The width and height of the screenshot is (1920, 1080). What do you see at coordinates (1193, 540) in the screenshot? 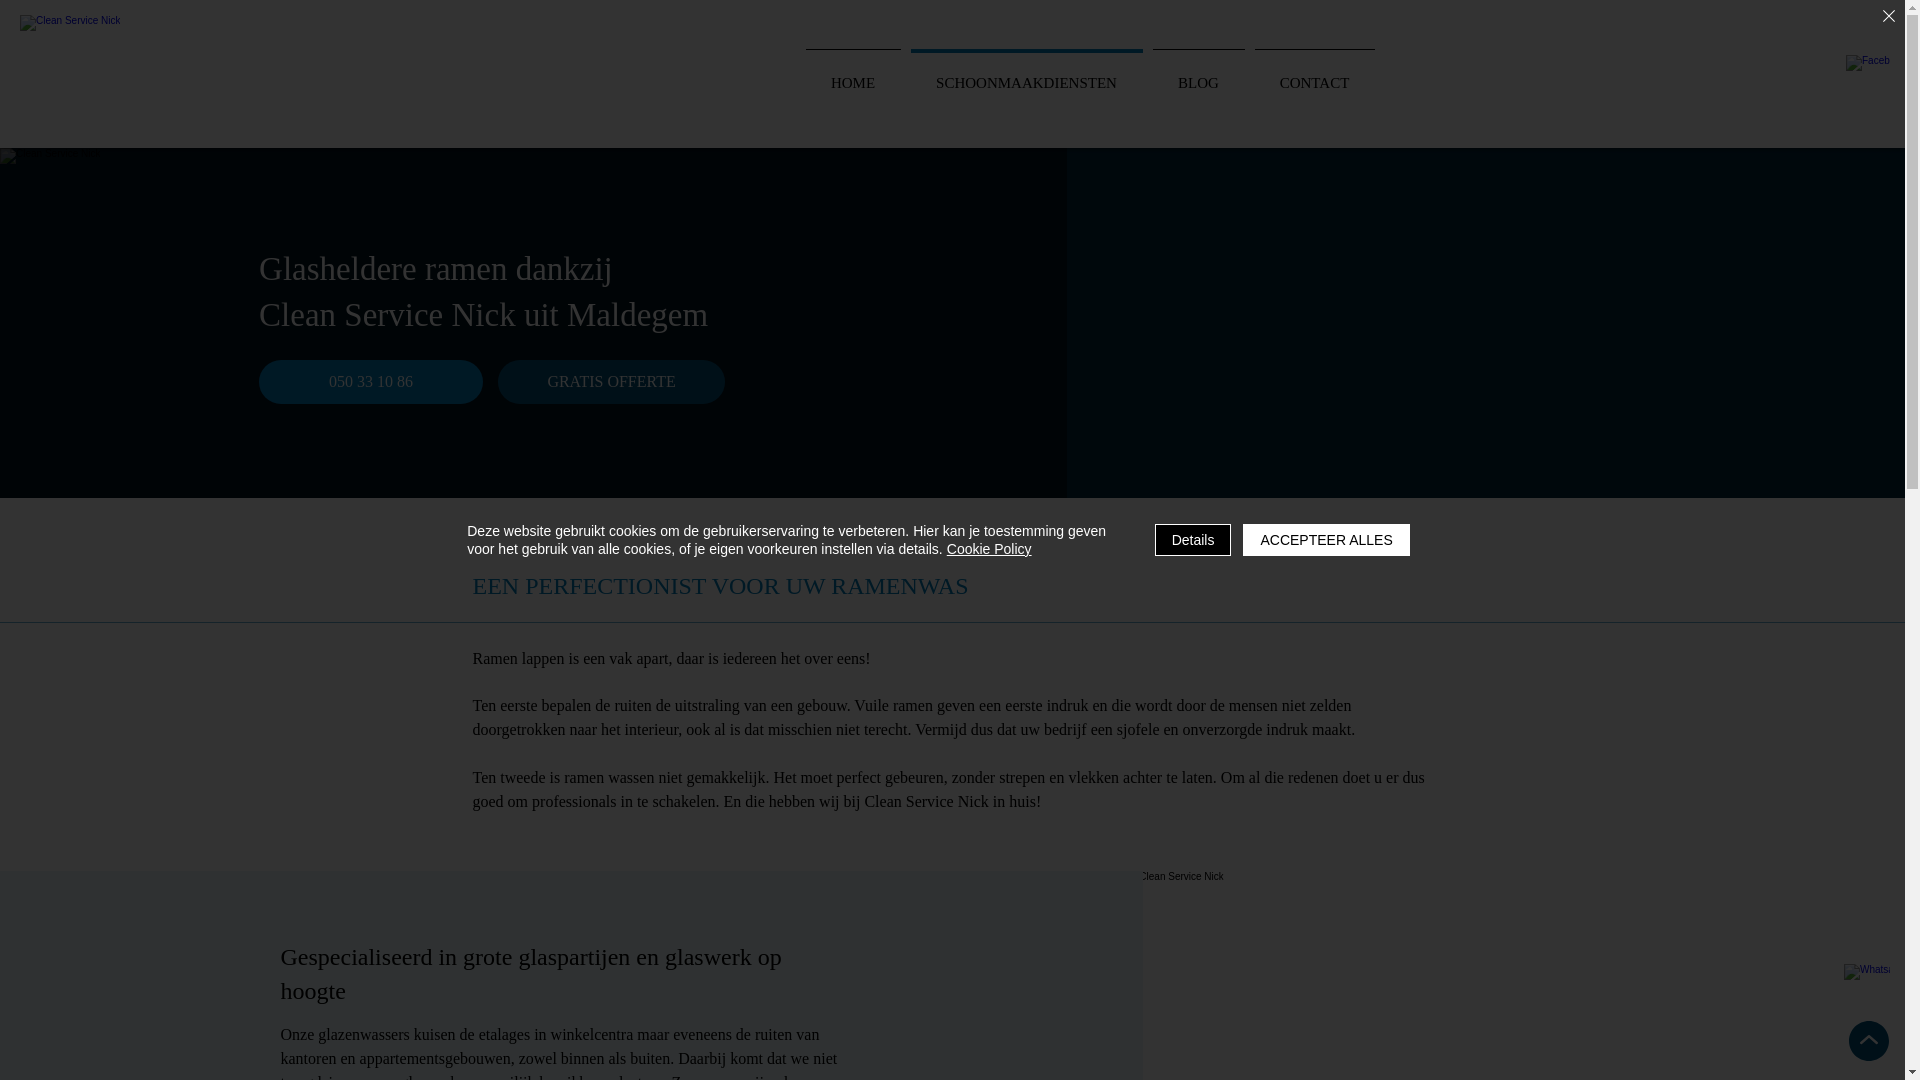
I see `'Details'` at bounding box center [1193, 540].